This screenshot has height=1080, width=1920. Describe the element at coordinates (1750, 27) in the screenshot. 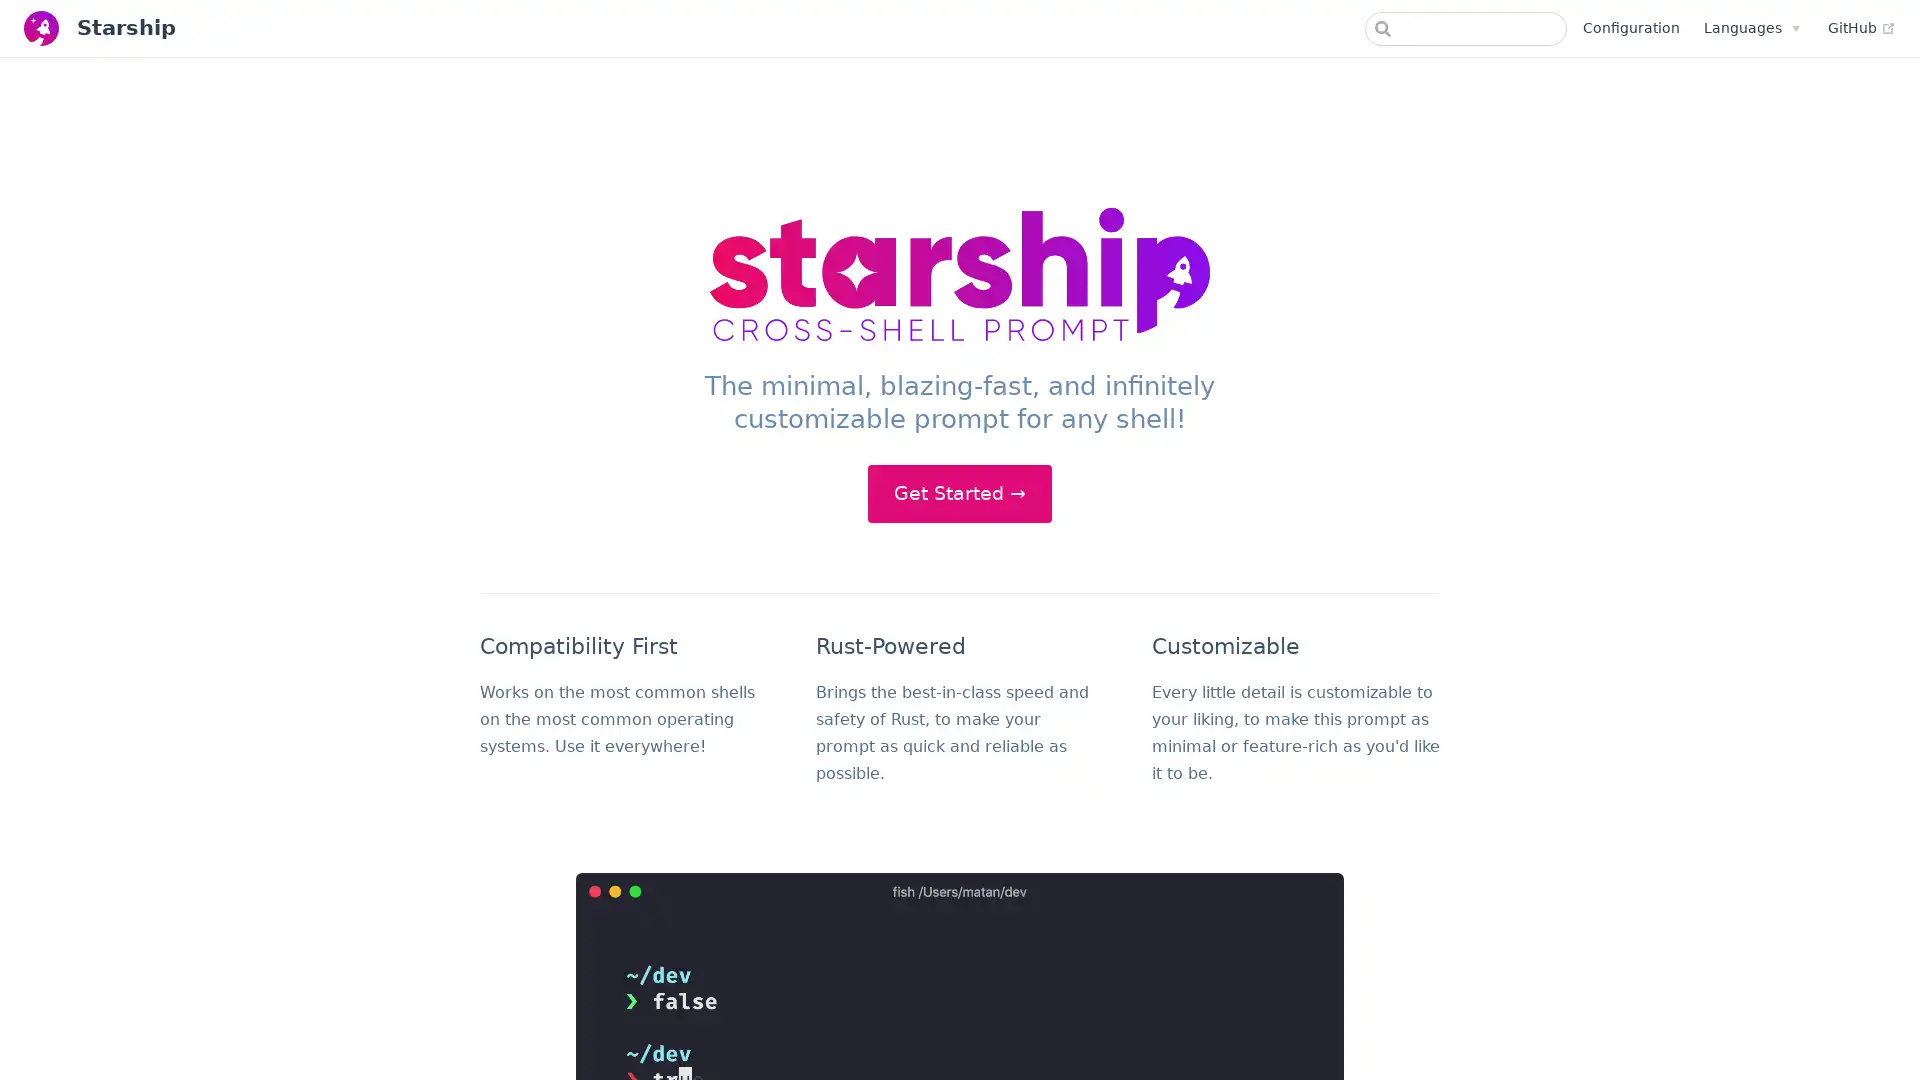

I see `Select language` at that location.